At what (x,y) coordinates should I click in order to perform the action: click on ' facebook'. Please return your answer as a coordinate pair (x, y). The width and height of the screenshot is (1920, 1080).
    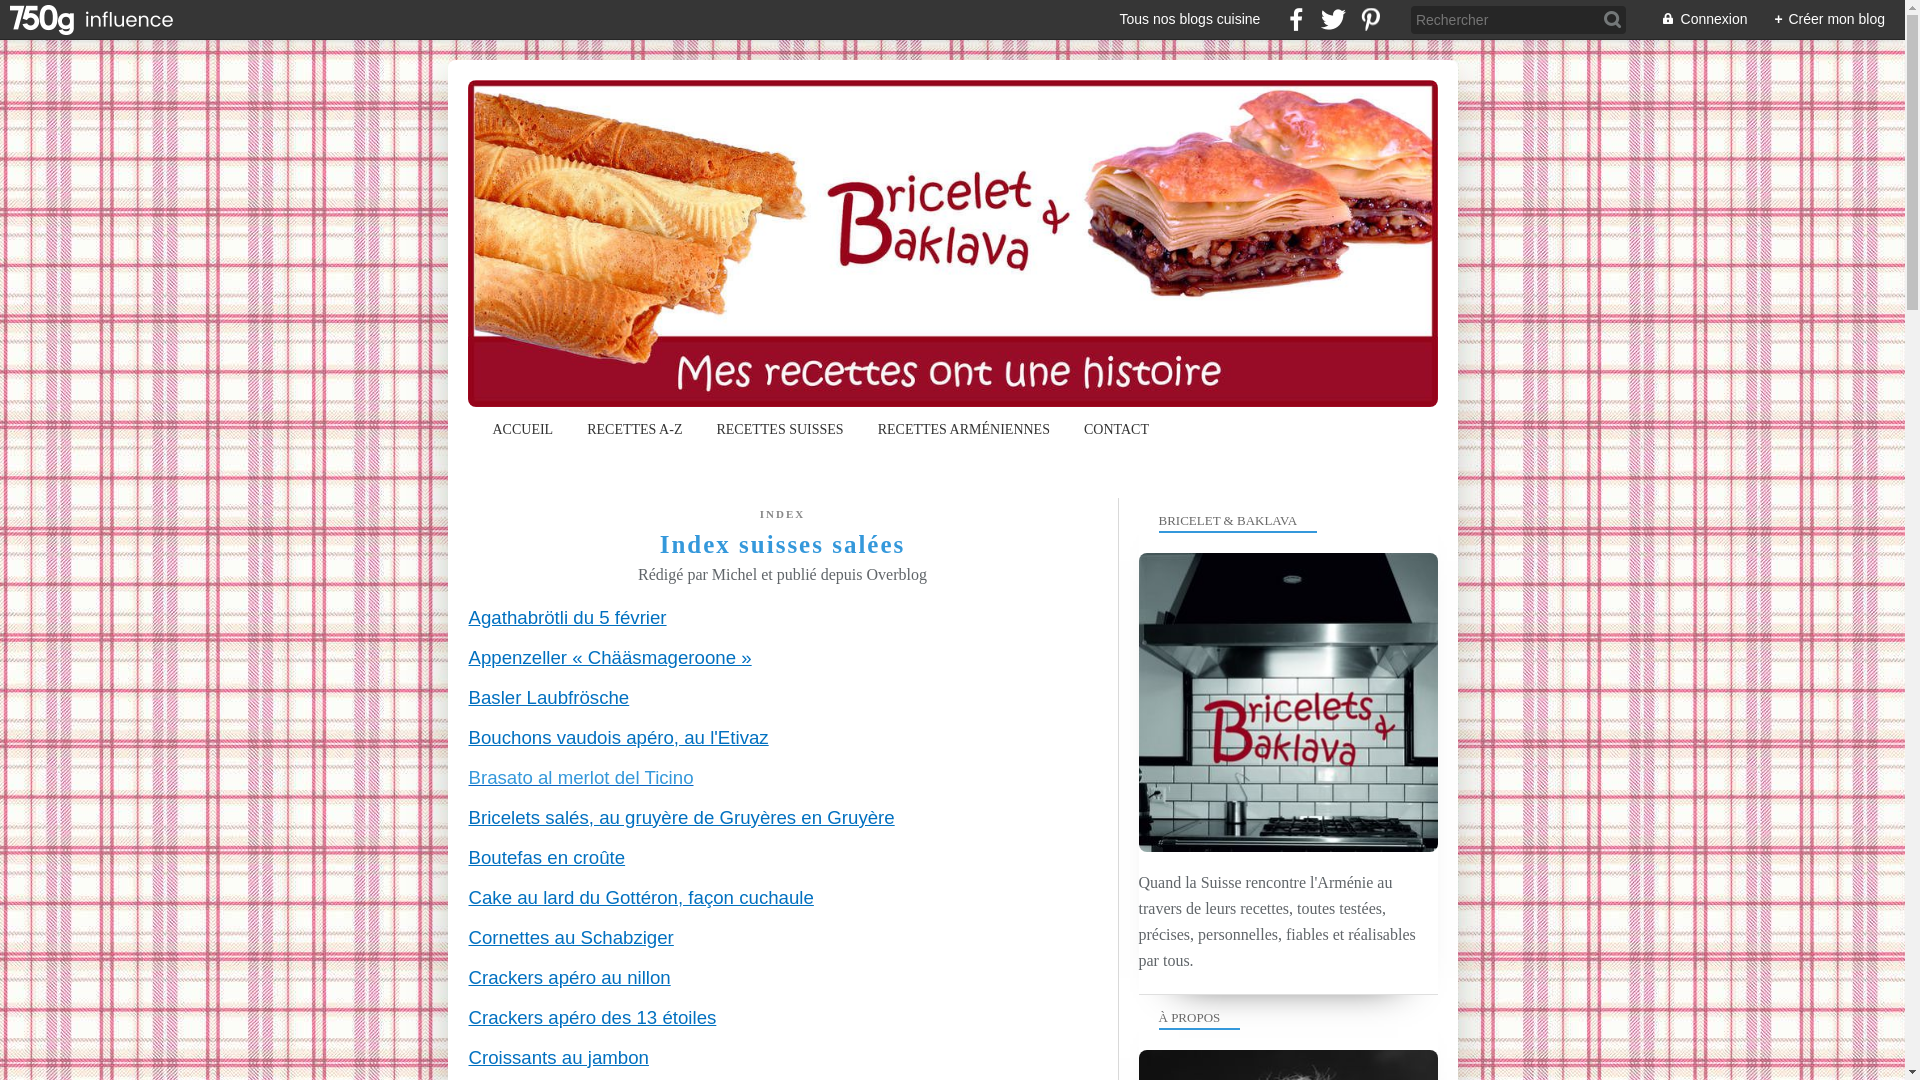
    Looking at the image, I should click on (1296, 19).